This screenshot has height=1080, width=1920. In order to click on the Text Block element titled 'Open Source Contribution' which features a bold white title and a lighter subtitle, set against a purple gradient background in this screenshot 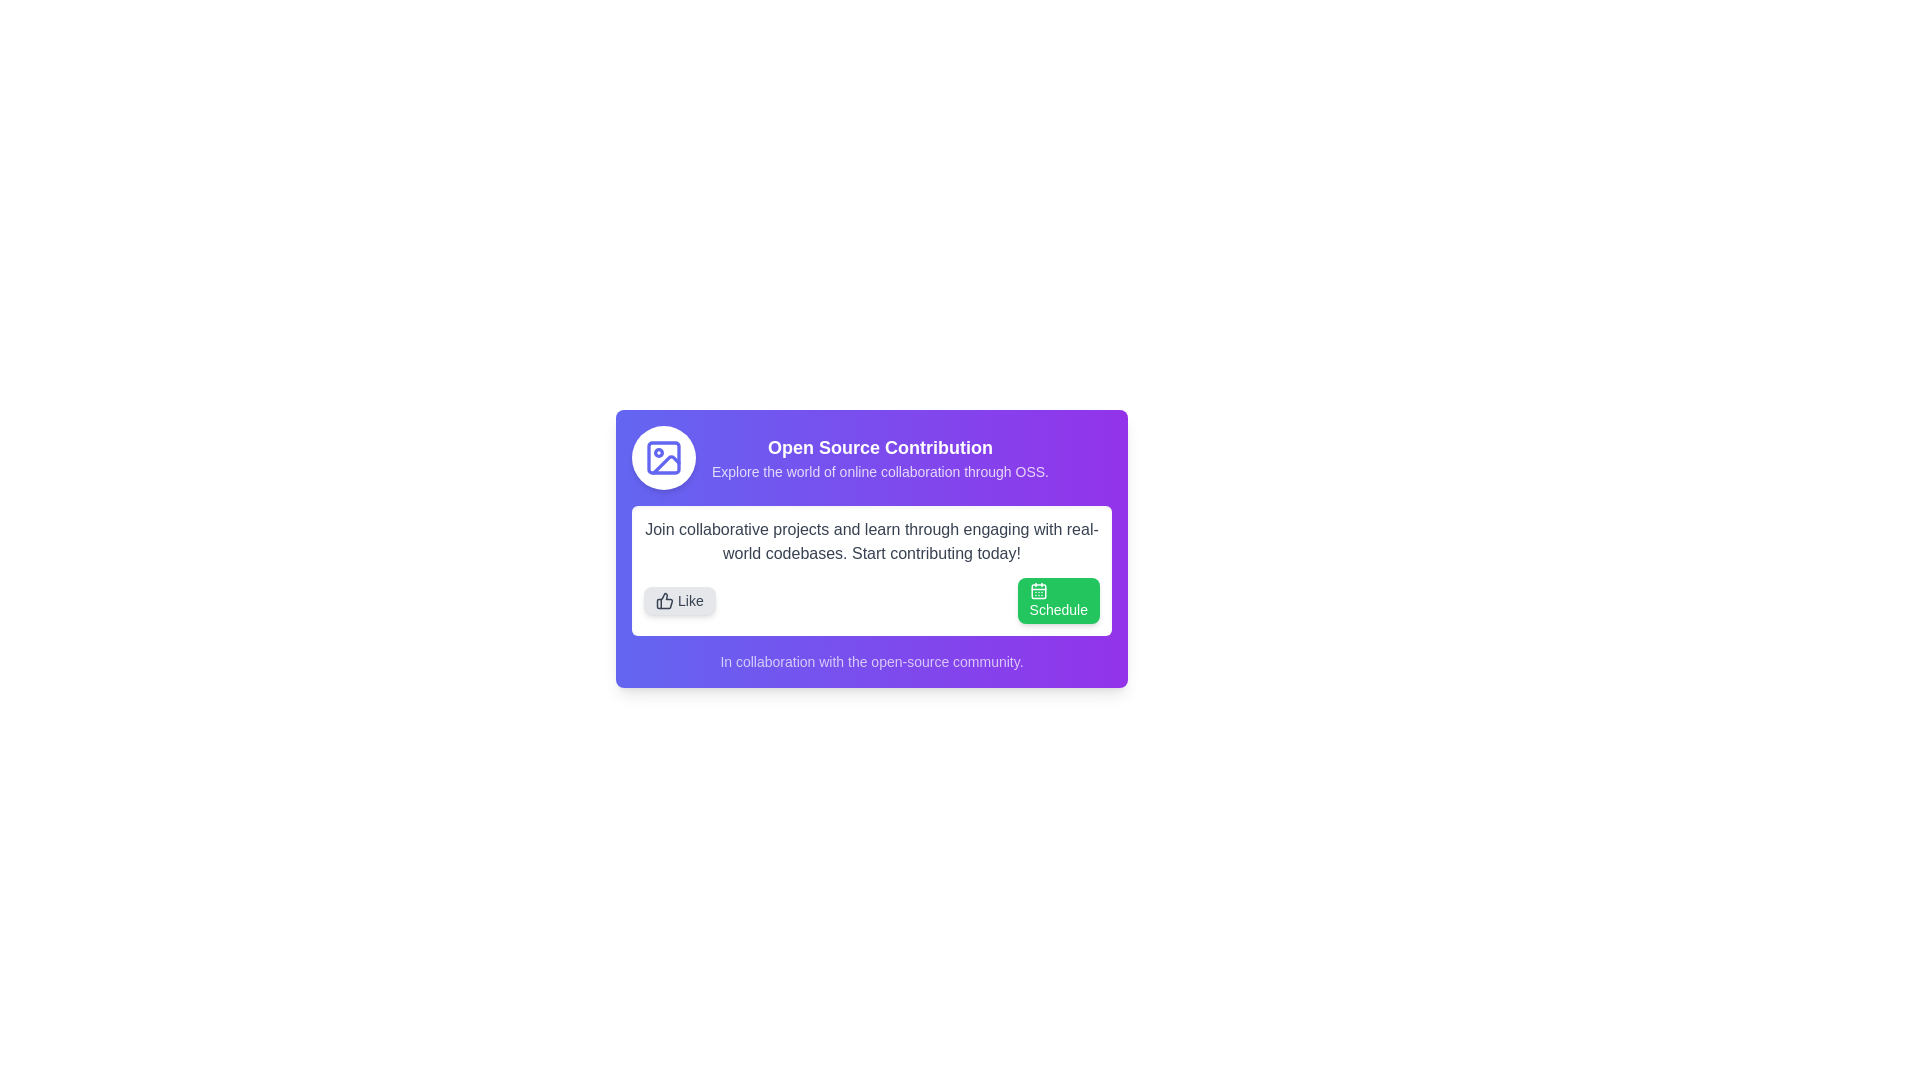, I will do `click(880, 458)`.